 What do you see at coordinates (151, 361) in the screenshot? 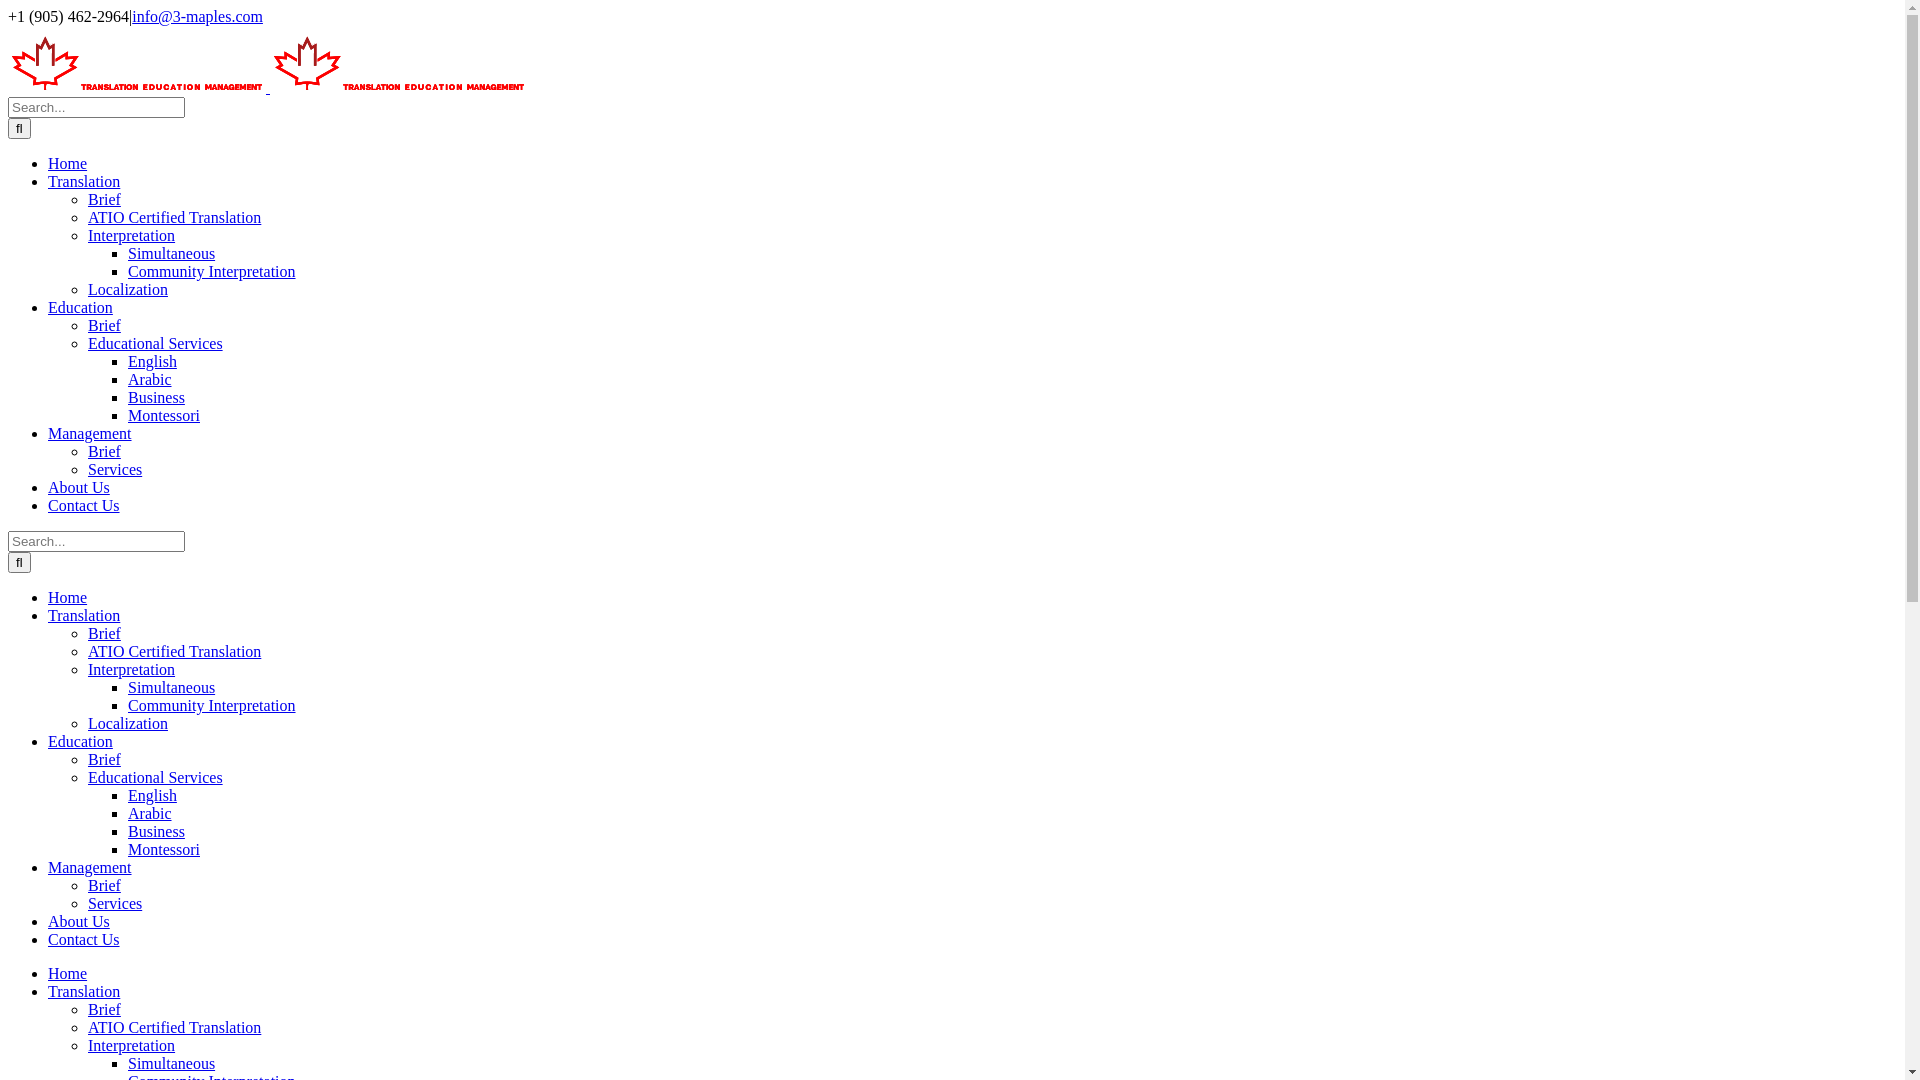
I see `'English'` at bounding box center [151, 361].